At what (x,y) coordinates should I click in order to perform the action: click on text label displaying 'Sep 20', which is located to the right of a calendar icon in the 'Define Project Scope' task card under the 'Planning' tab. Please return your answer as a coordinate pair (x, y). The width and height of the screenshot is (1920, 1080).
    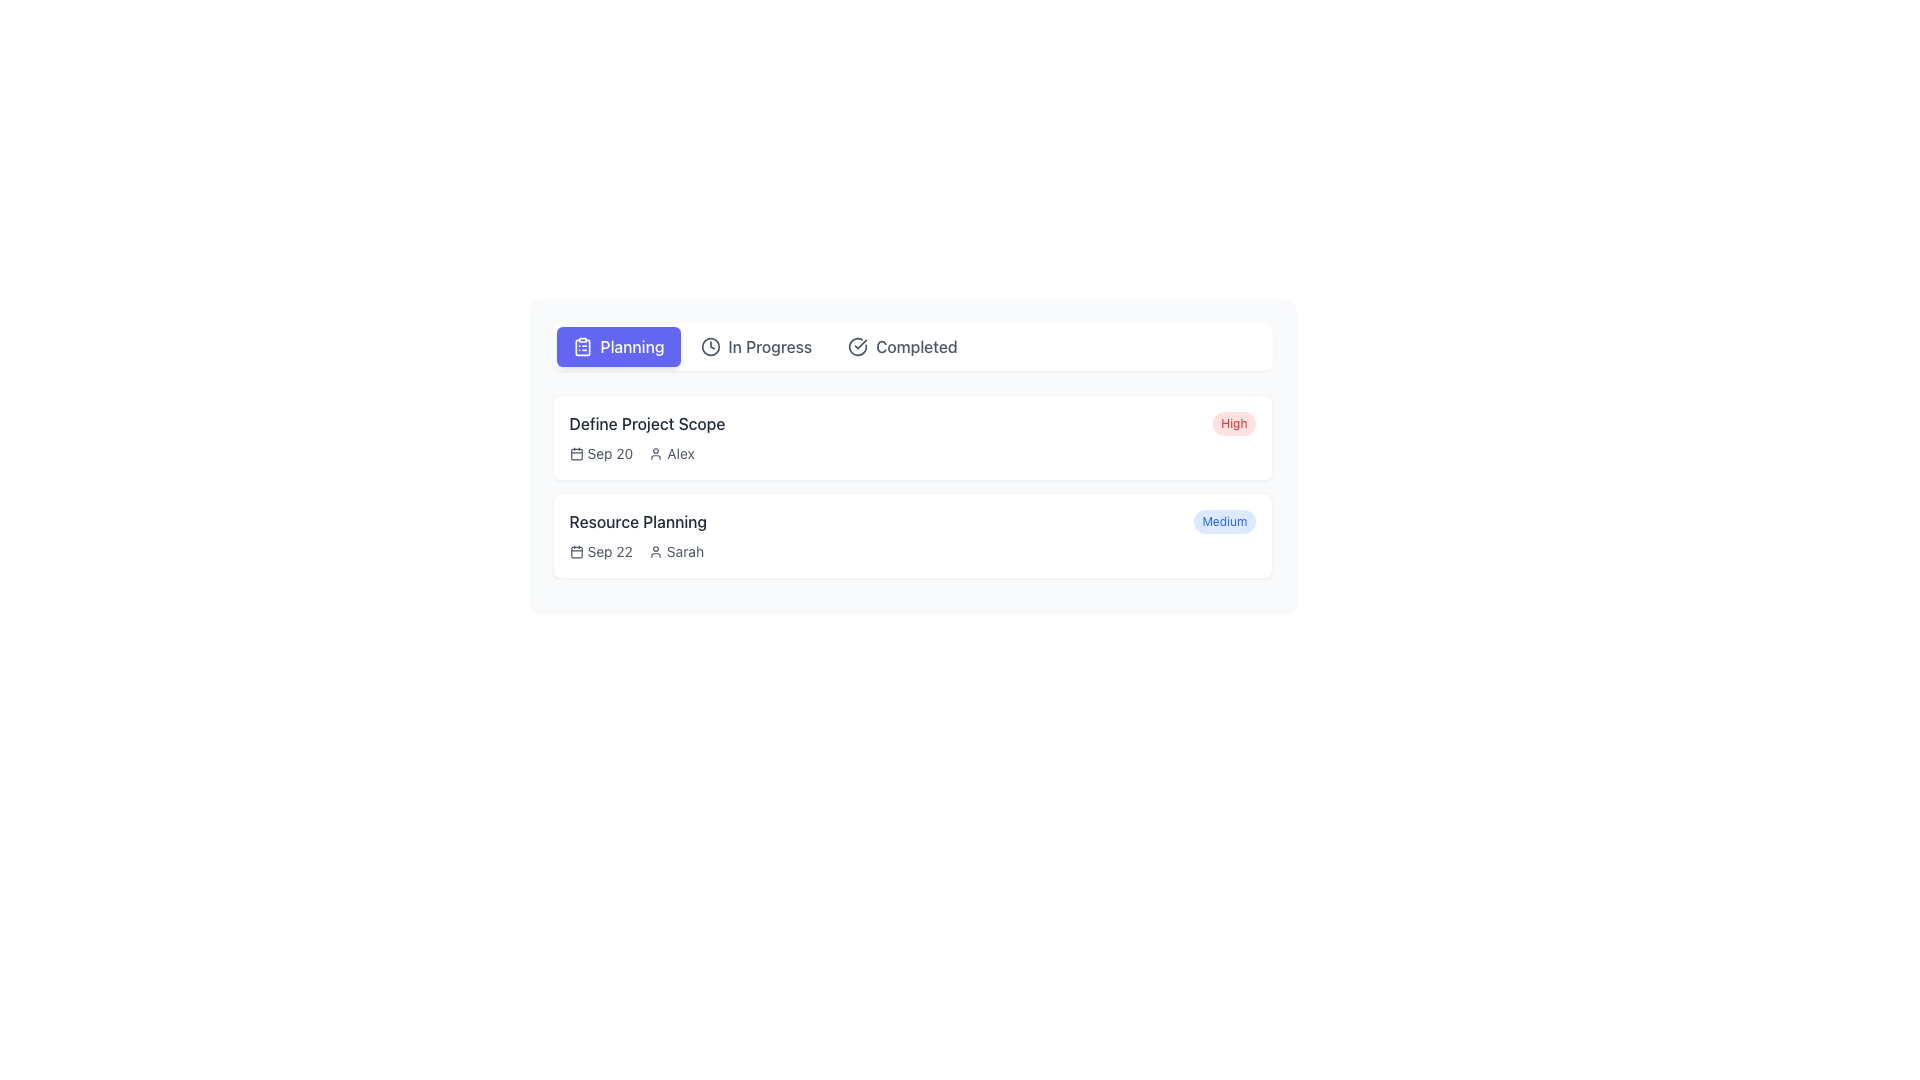
    Looking at the image, I should click on (609, 454).